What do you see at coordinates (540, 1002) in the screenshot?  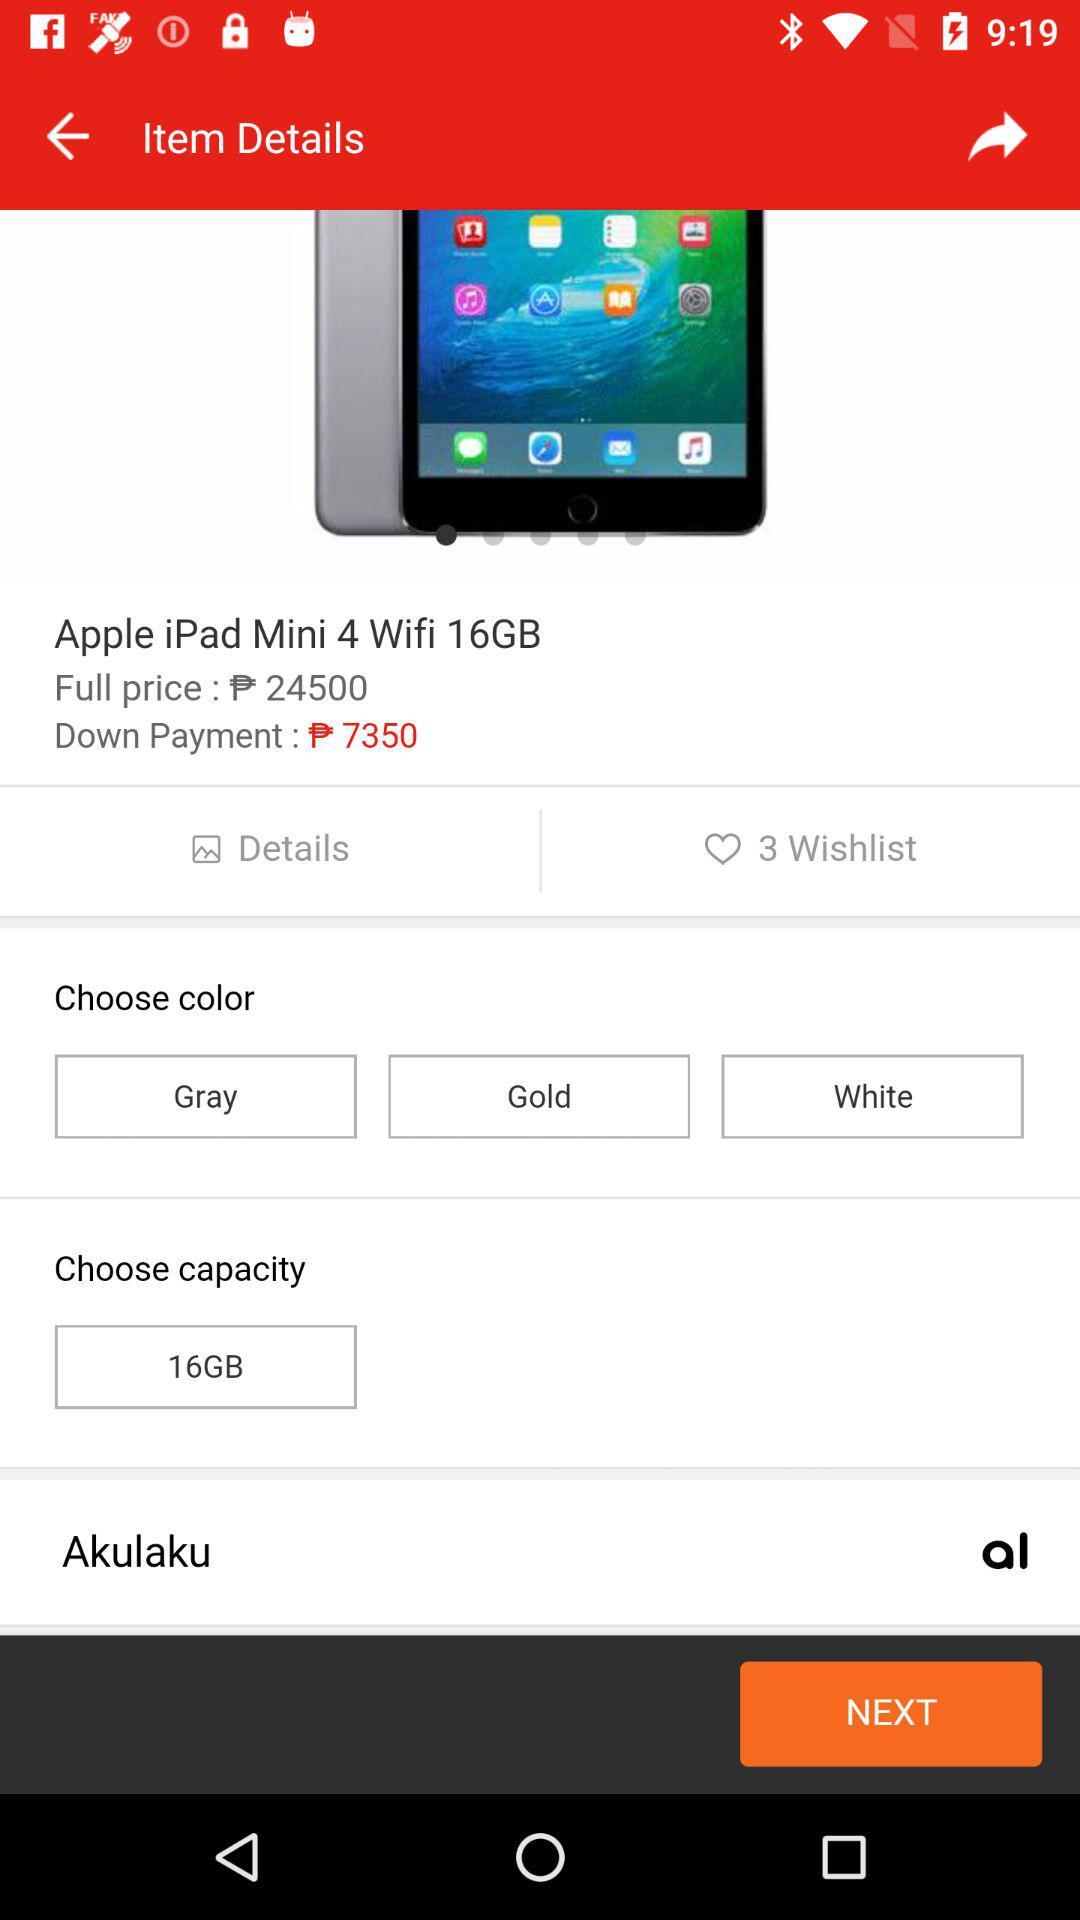 I see `description` at bounding box center [540, 1002].